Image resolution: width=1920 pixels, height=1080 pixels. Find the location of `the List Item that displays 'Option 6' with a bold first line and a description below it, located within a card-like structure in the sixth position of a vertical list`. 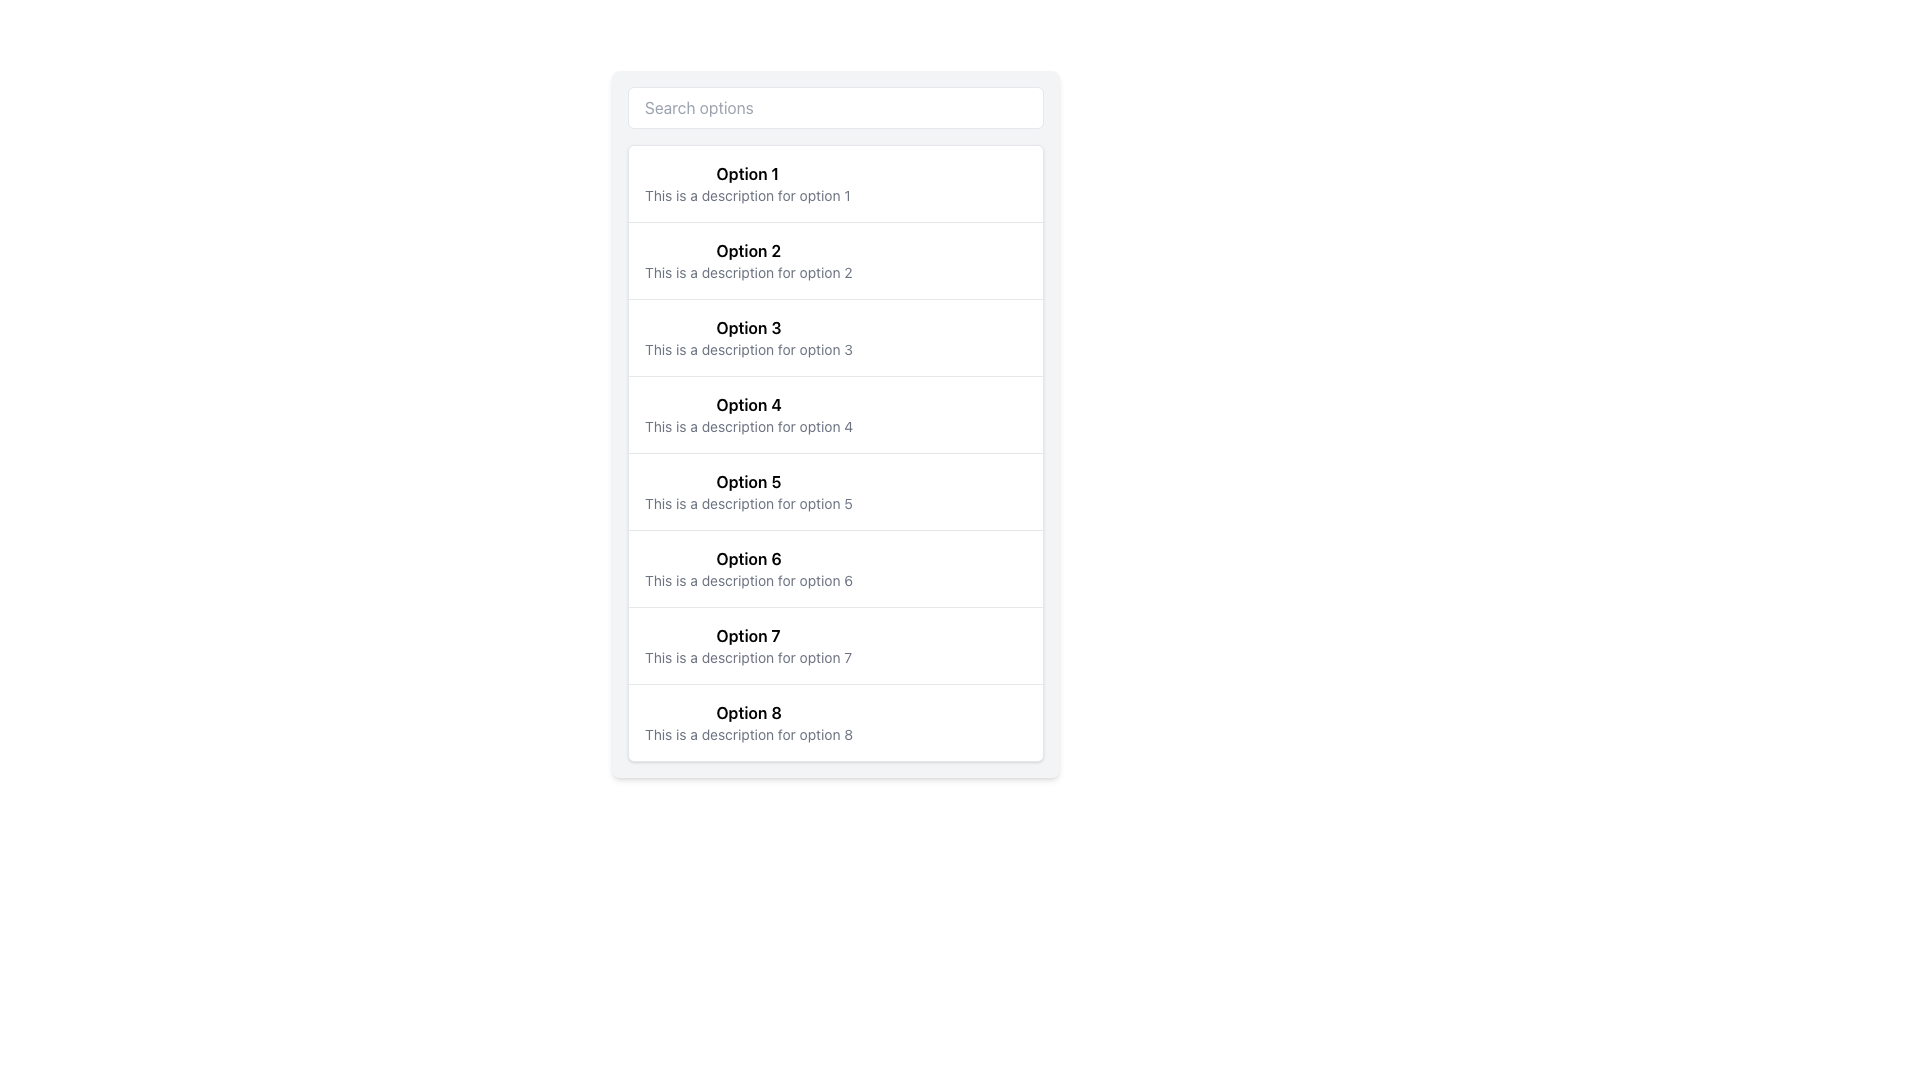

the List Item that displays 'Option 6' with a bold first line and a description below it, located within a card-like structure in the sixth position of a vertical list is located at coordinates (835, 568).